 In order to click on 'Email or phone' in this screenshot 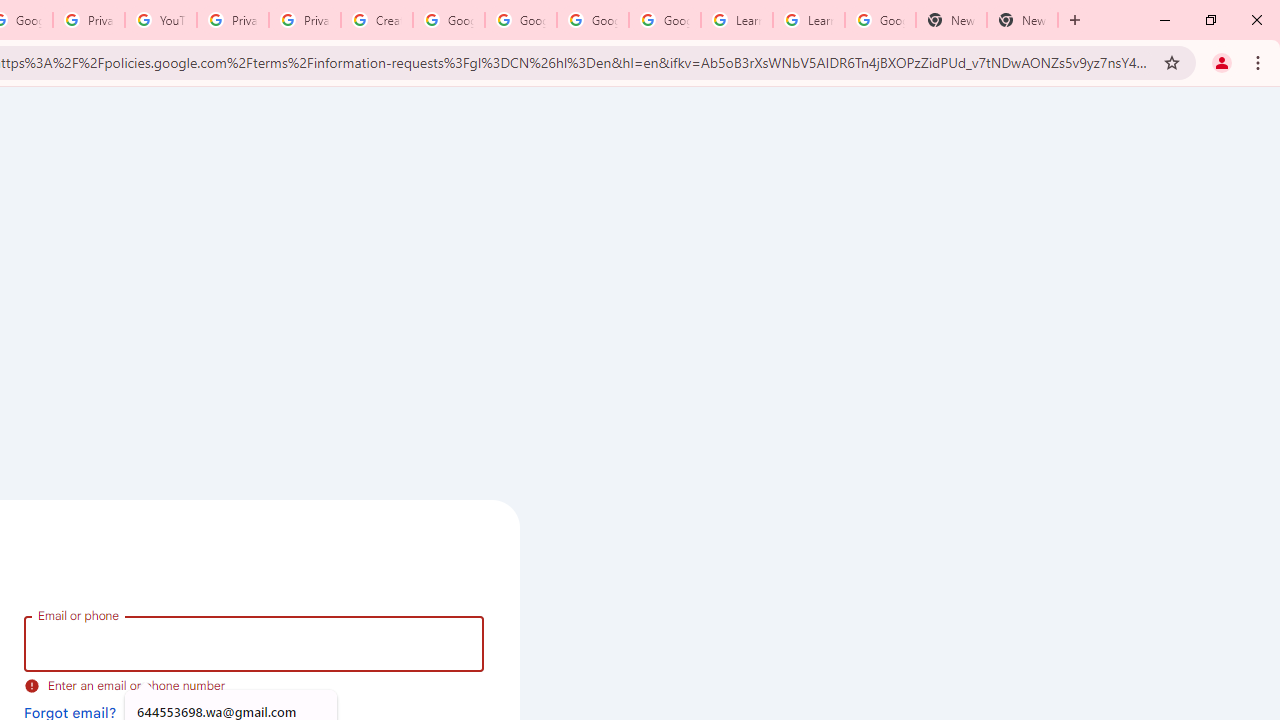, I will do `click(253, 643)`.